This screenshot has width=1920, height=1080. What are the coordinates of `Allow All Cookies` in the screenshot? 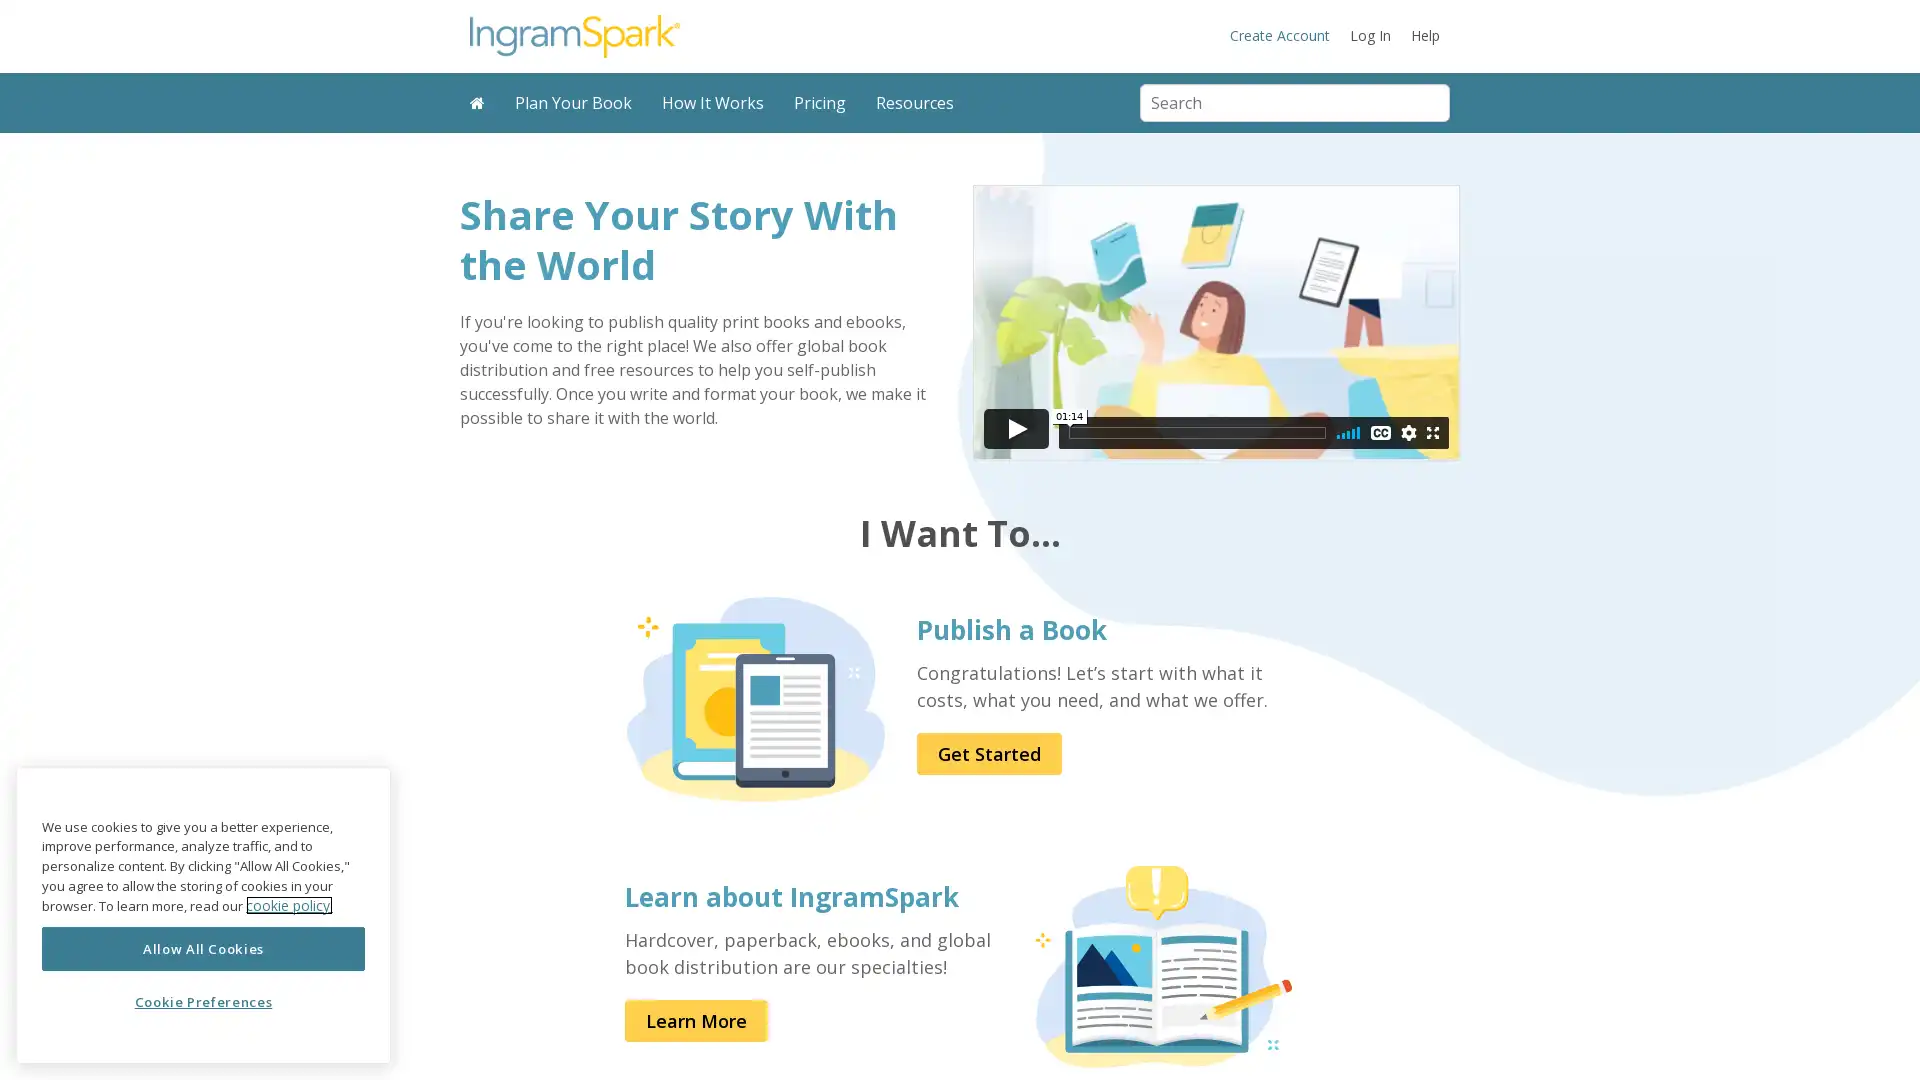 It's located at (203, 947).